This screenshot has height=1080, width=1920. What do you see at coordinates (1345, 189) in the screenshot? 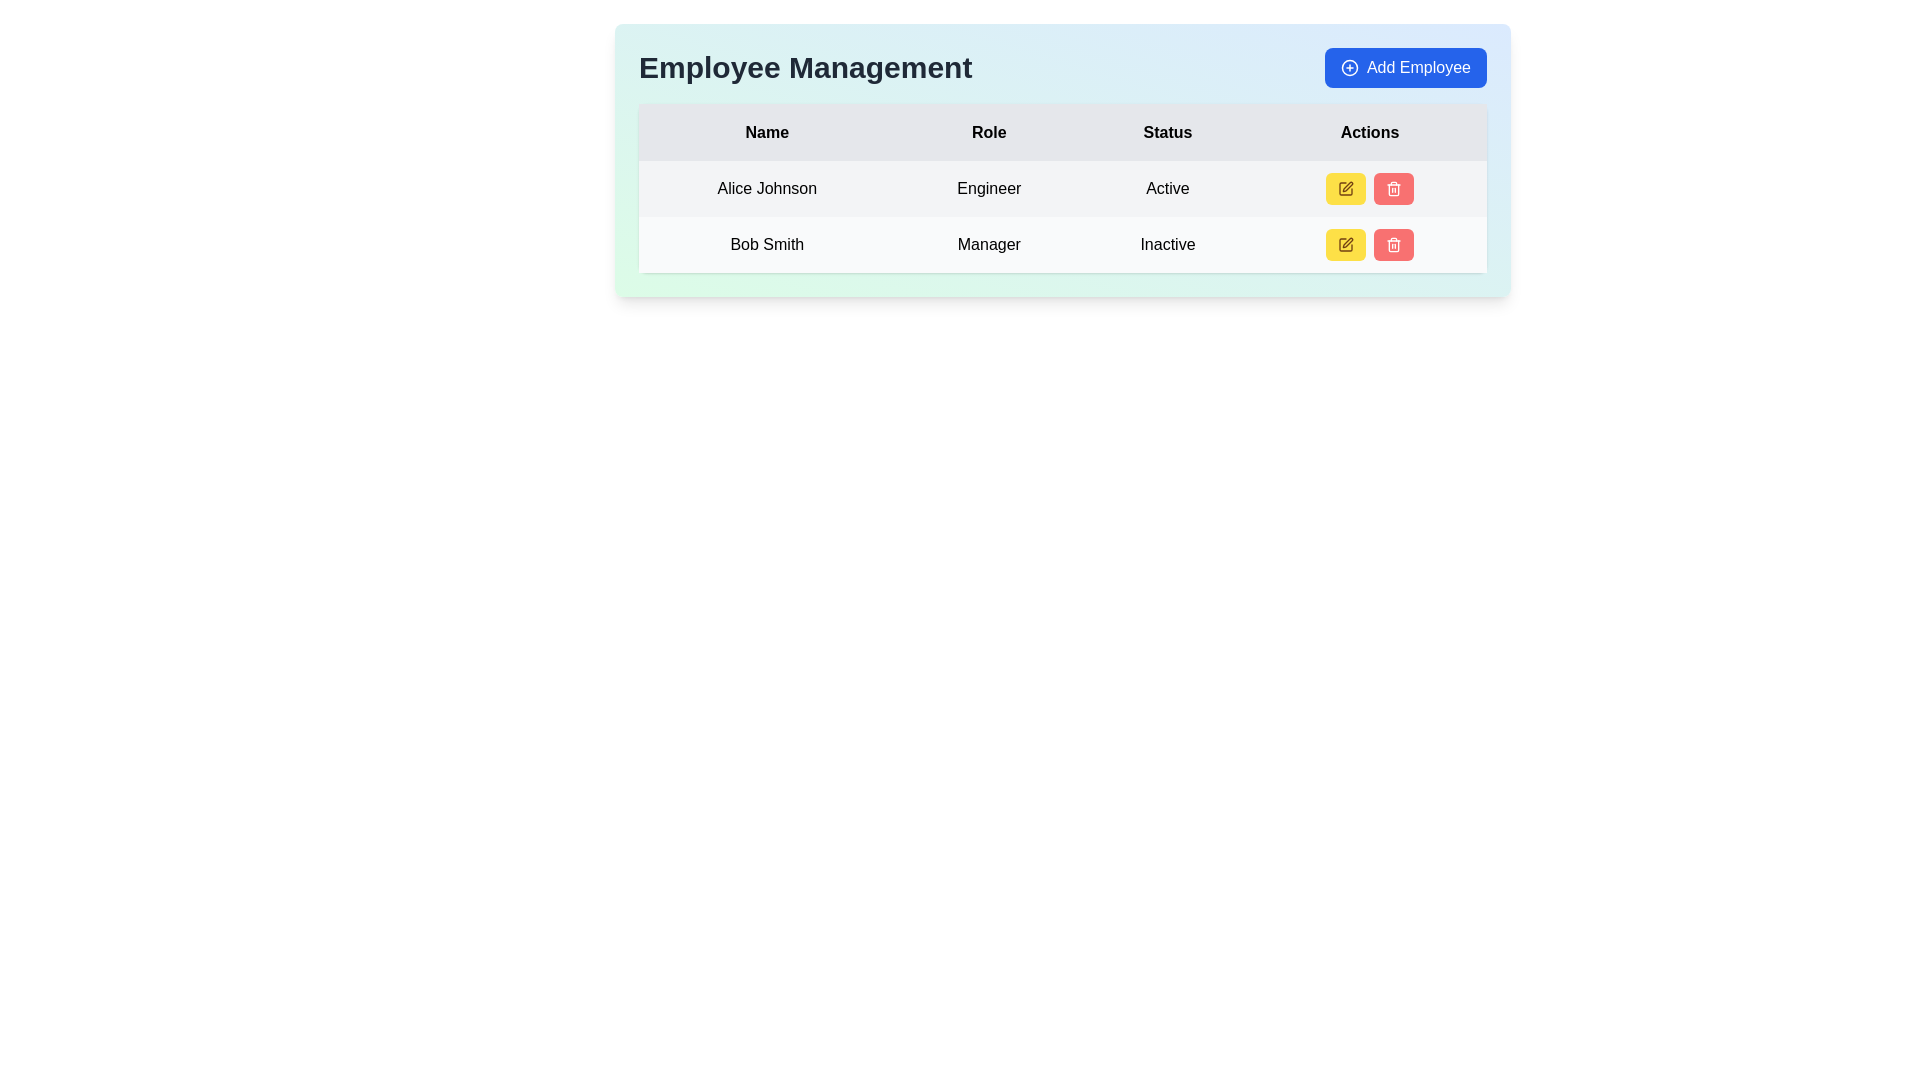
I see `the yellow rectangular button with rounded corners containing an edit icon located in the first row of the Actions column` at bounding box center [1345, 189].